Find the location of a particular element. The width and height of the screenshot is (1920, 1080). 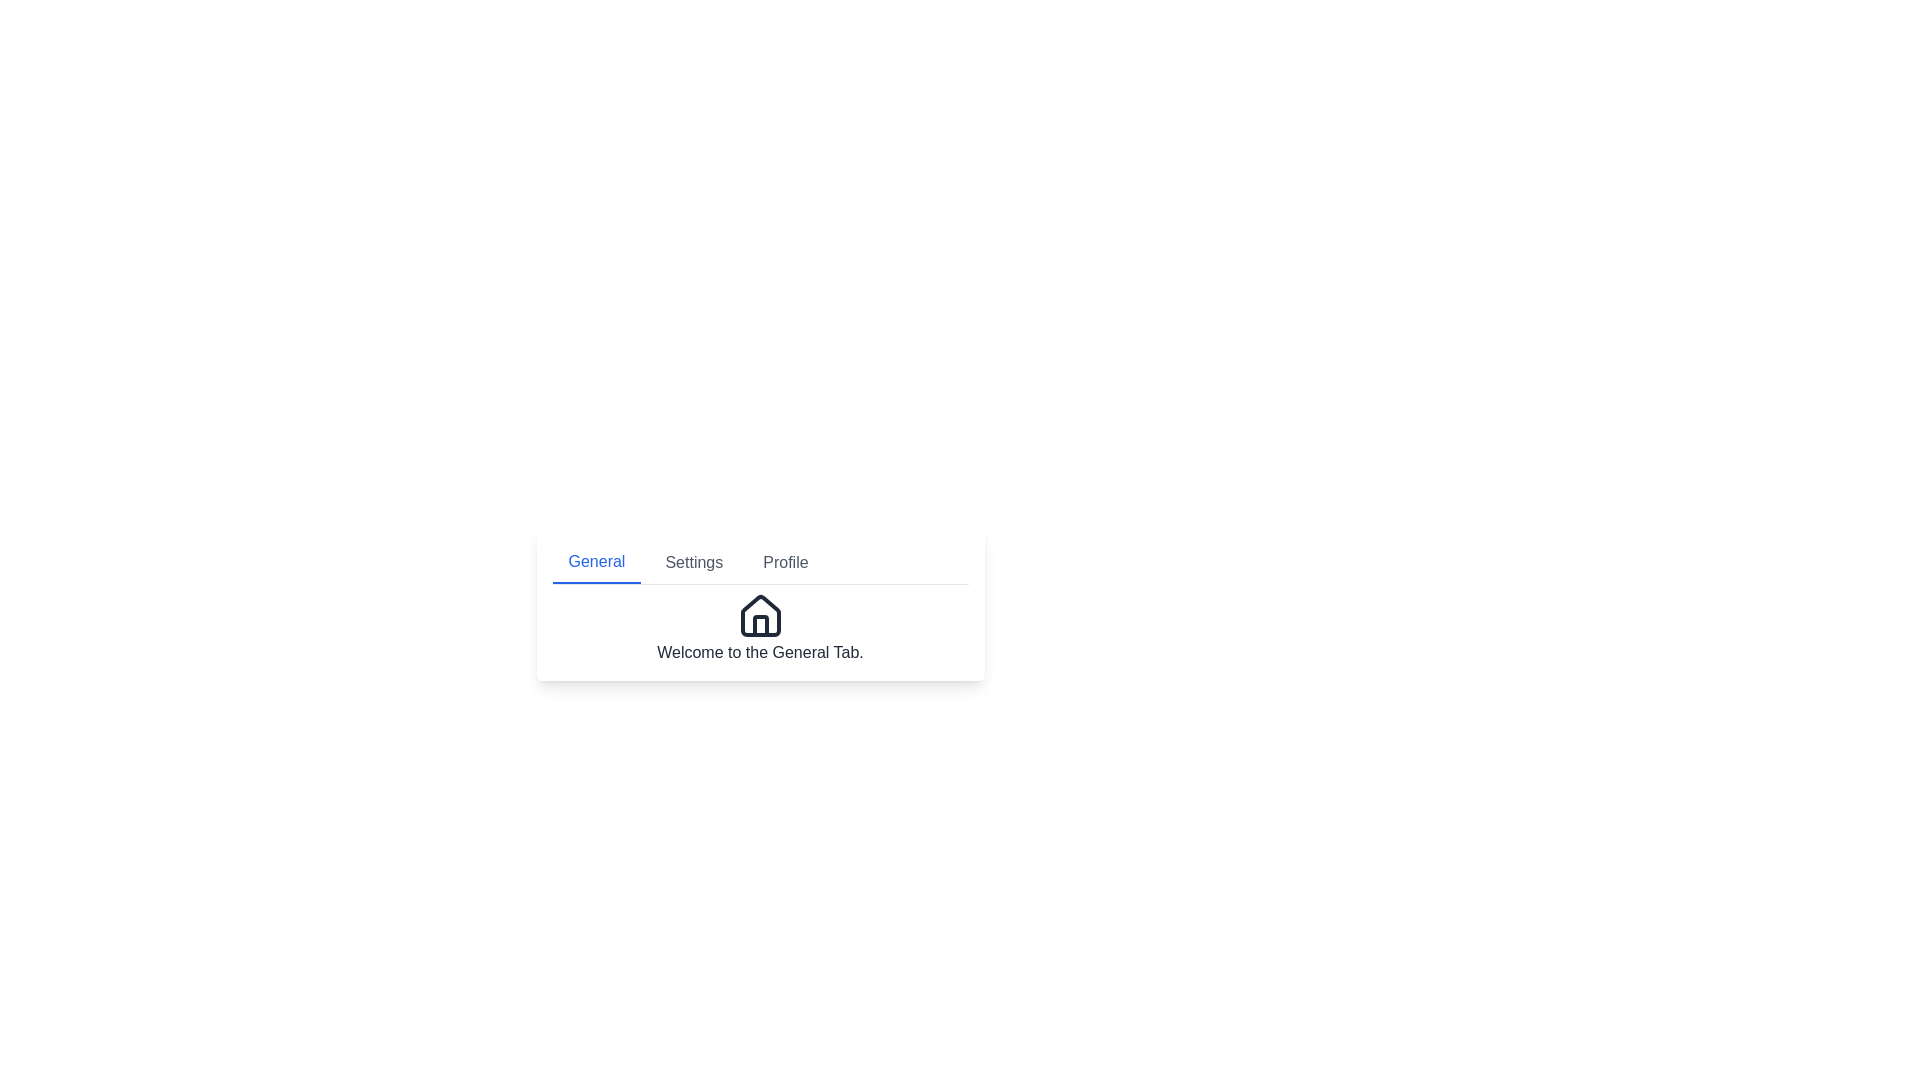

the 'Profile' button, which is styled as a text label in gray font and is the third tab in a horizontal tab list is located at coordinates (784, 563).